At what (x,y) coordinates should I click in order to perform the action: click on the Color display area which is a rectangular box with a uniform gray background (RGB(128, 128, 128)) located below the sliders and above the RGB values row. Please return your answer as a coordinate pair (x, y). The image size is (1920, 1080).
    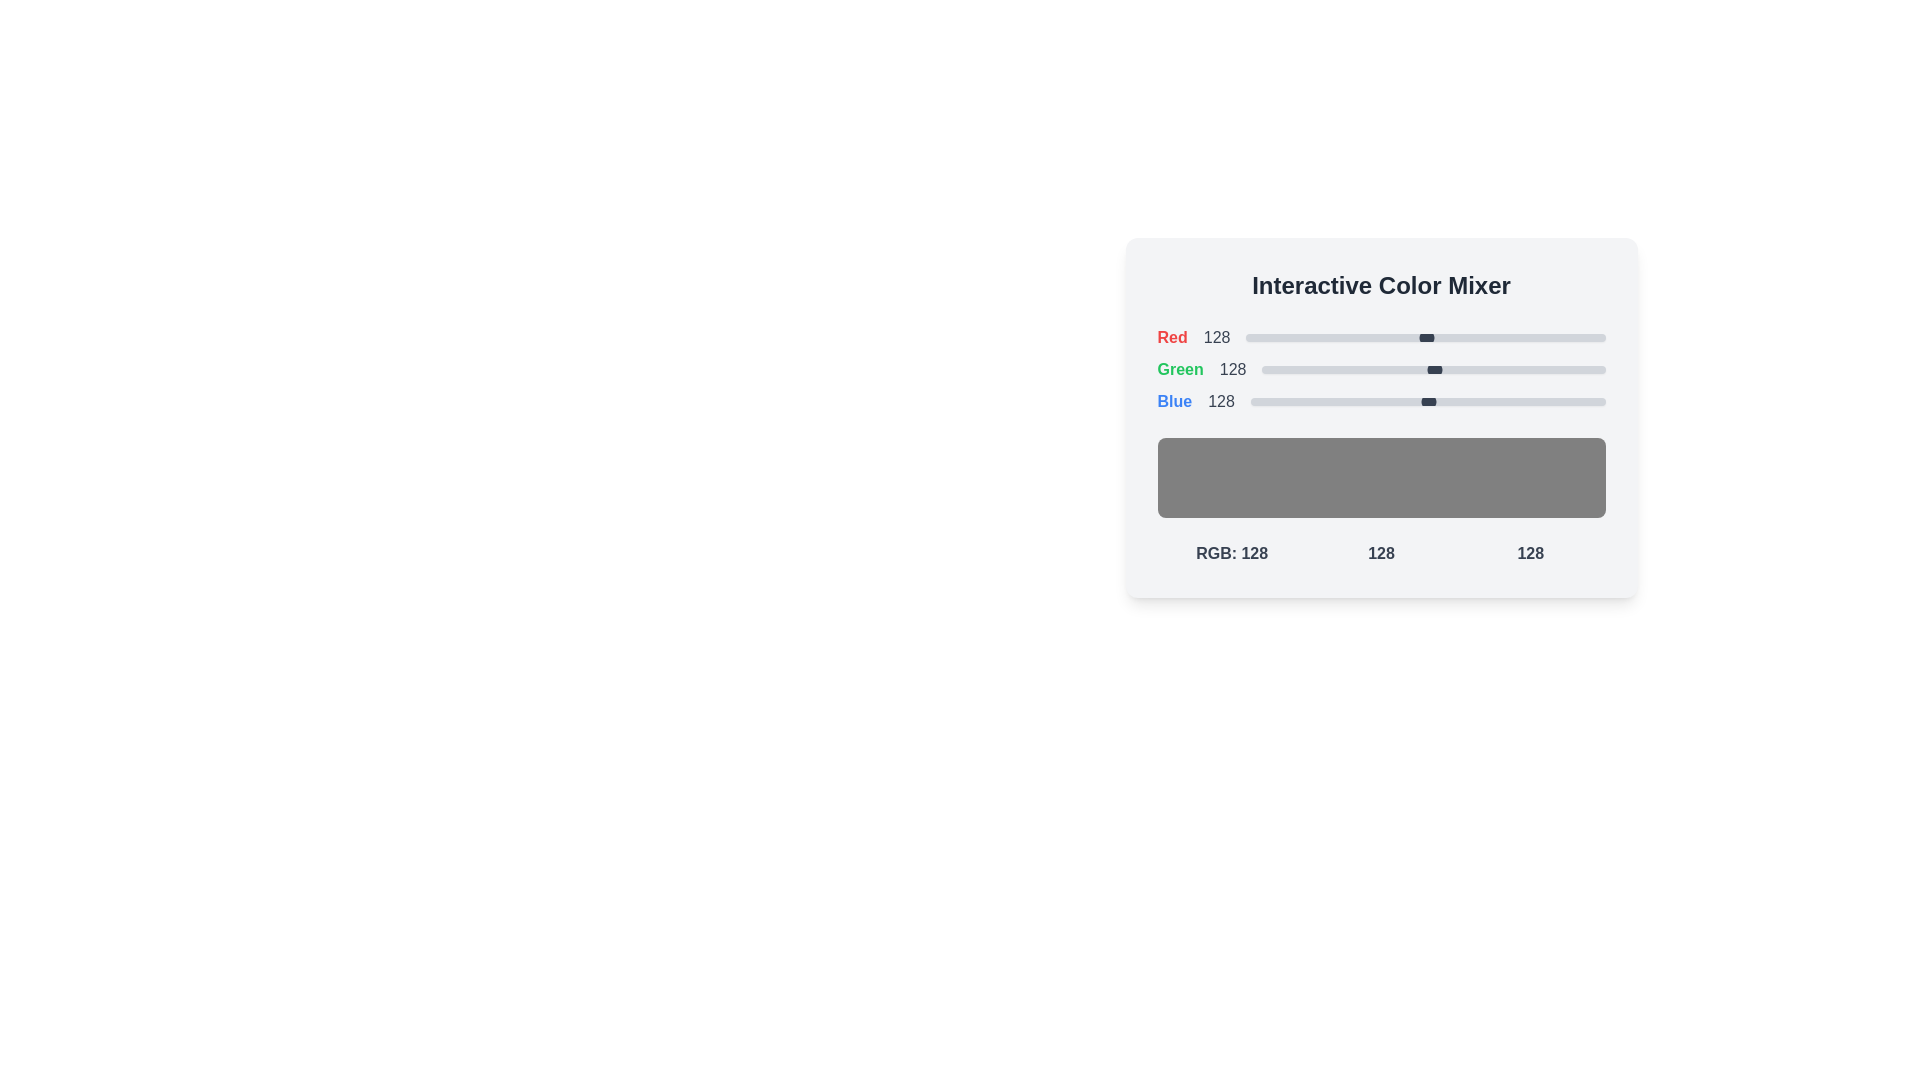
    Looking at the image, I should click on (1380, 445).